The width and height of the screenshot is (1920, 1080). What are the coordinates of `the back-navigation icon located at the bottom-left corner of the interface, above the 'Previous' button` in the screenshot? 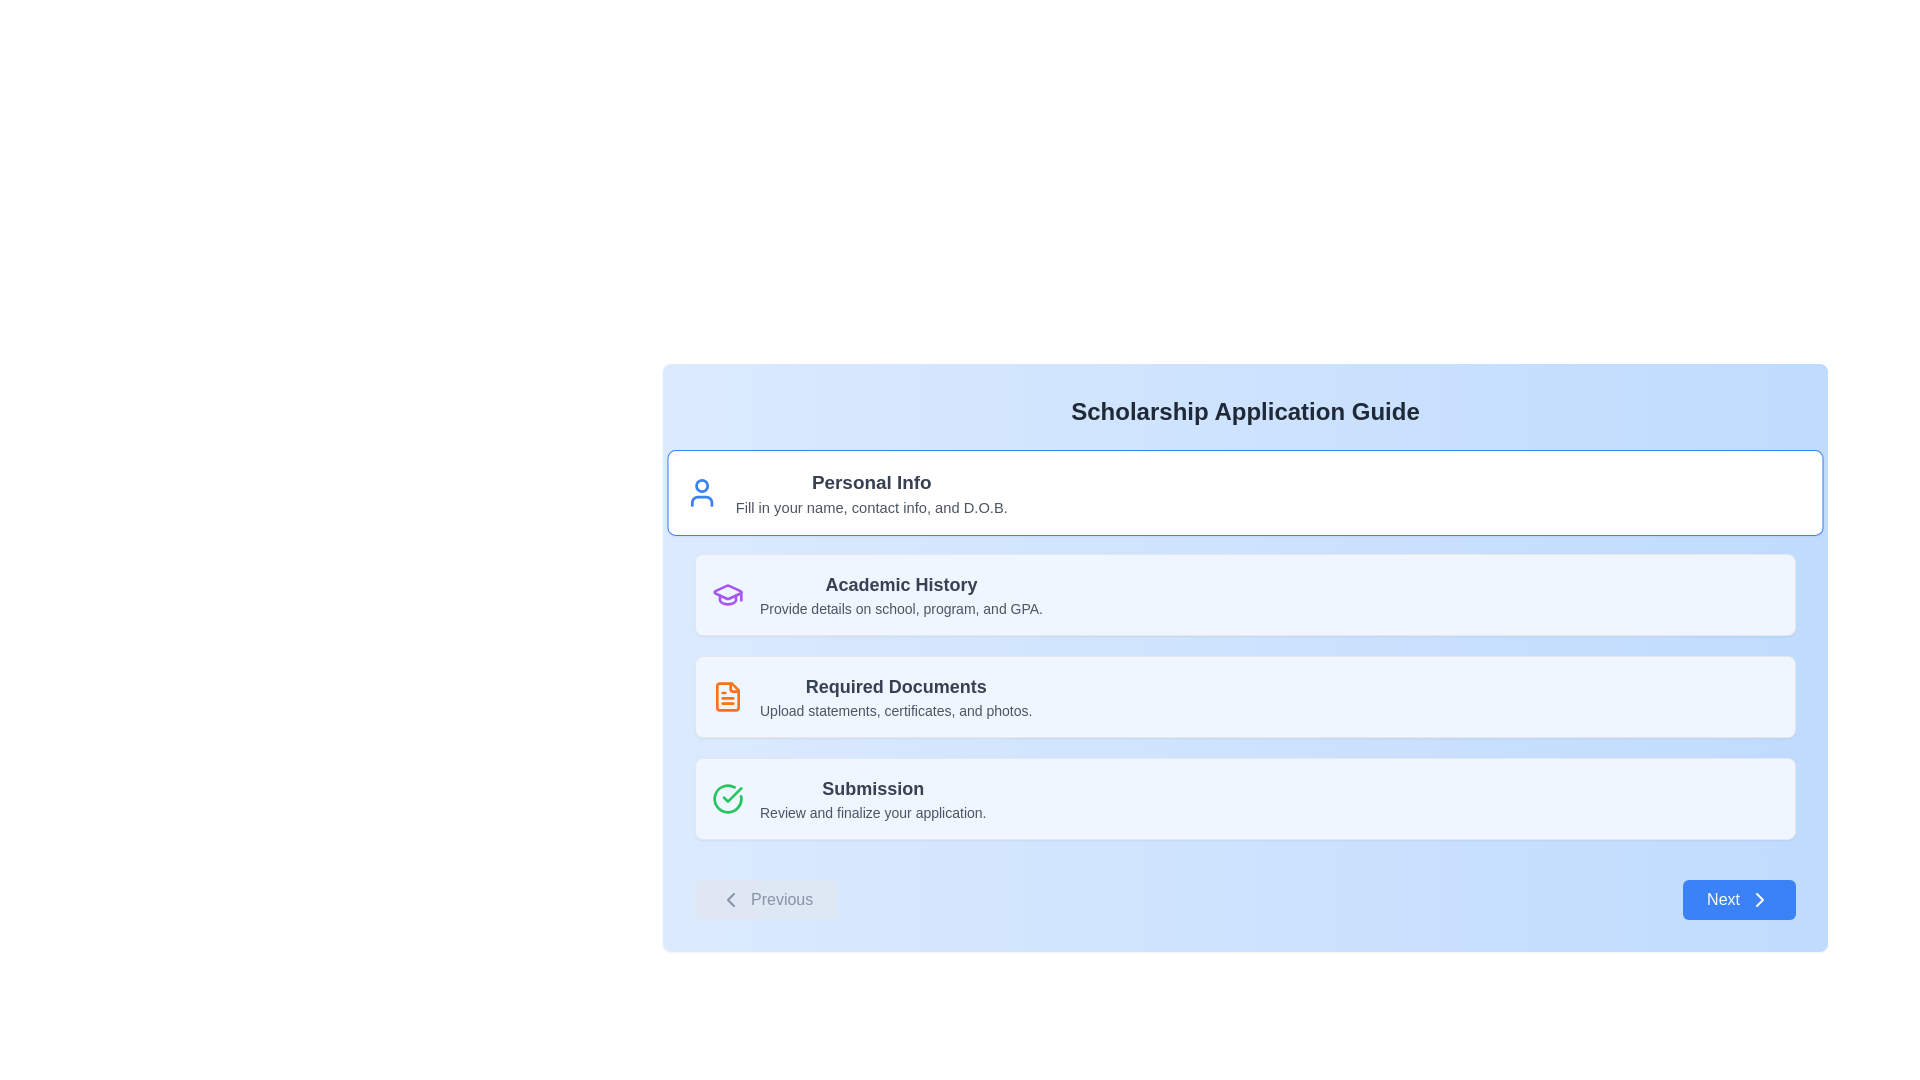 It's located at (729, 898).